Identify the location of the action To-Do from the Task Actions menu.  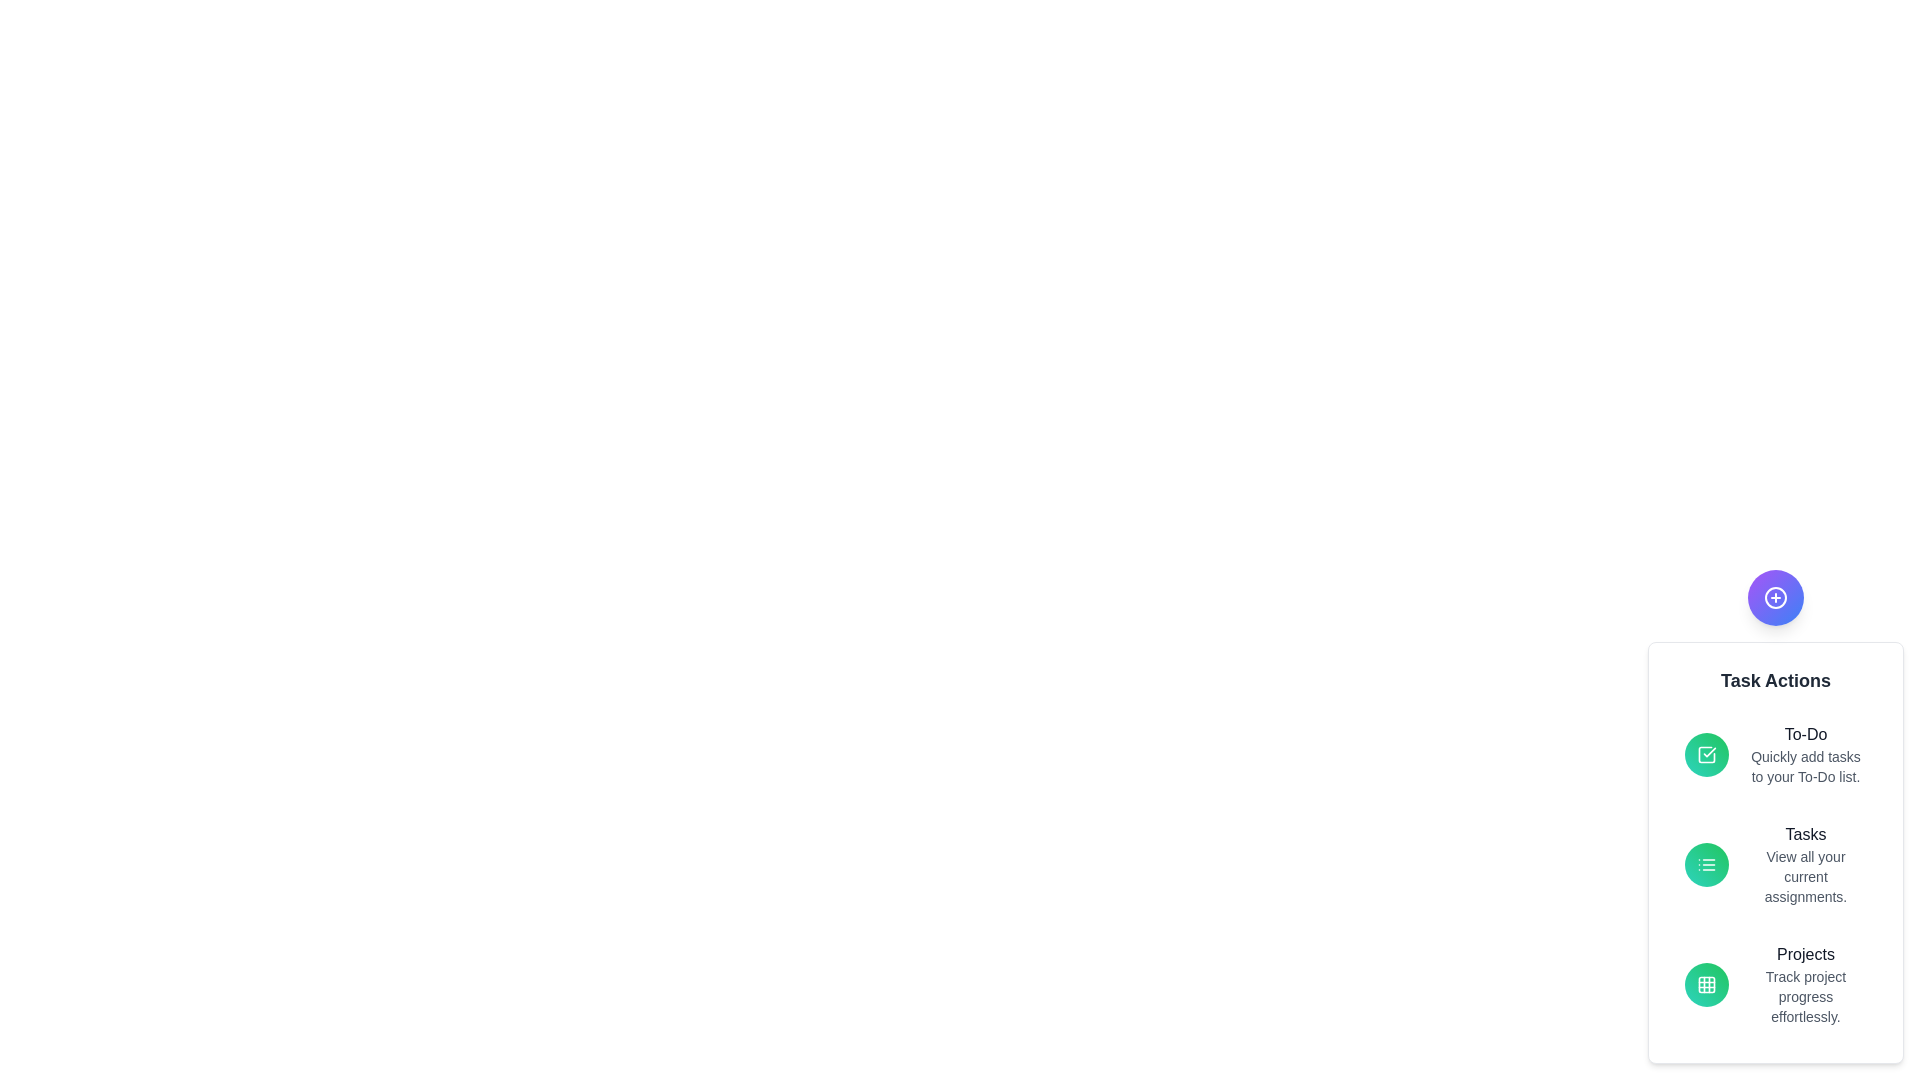
(1805, 735).